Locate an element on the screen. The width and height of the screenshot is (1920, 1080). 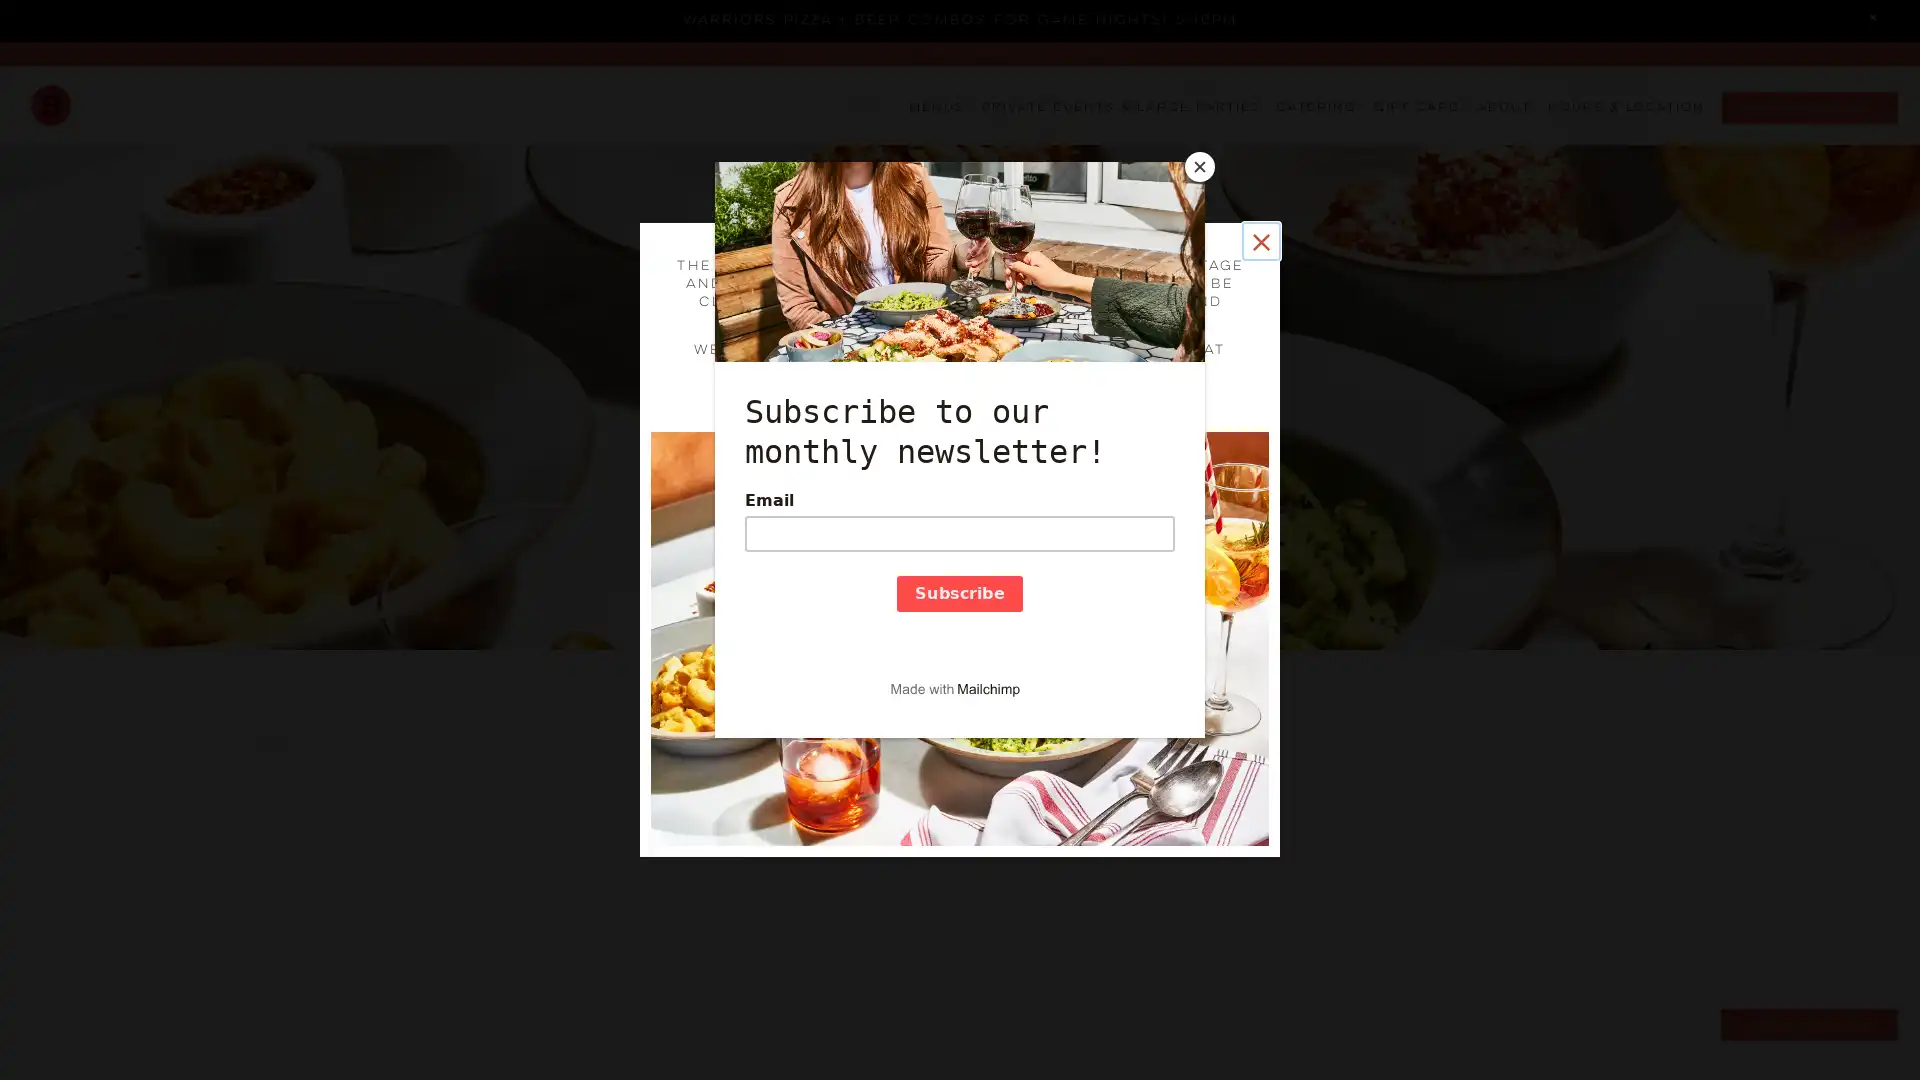
PLAYING HERO GALLERY, PRESS TO PAUSE IMAGES SLIDES is located at coordinates (958, 1023).